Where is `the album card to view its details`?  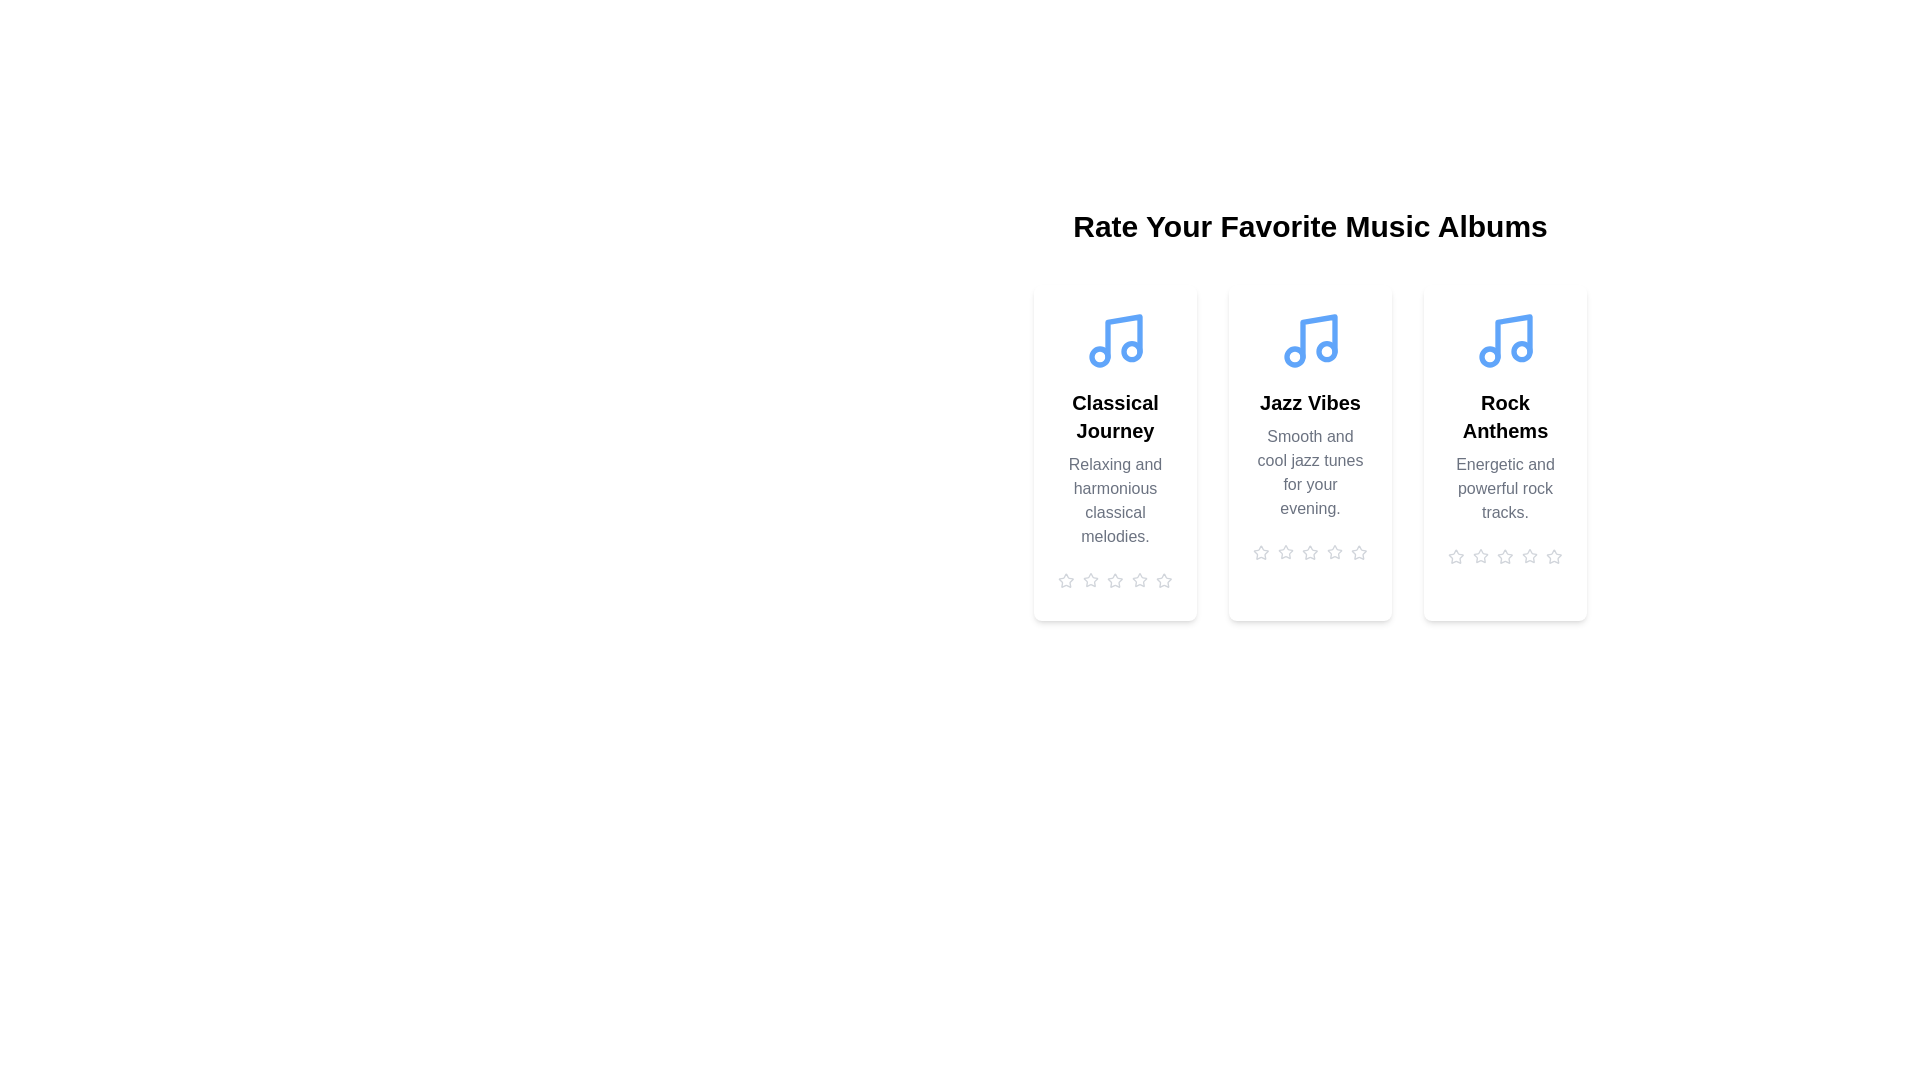 the album card to view its details is located at coordinates (1114, 452).